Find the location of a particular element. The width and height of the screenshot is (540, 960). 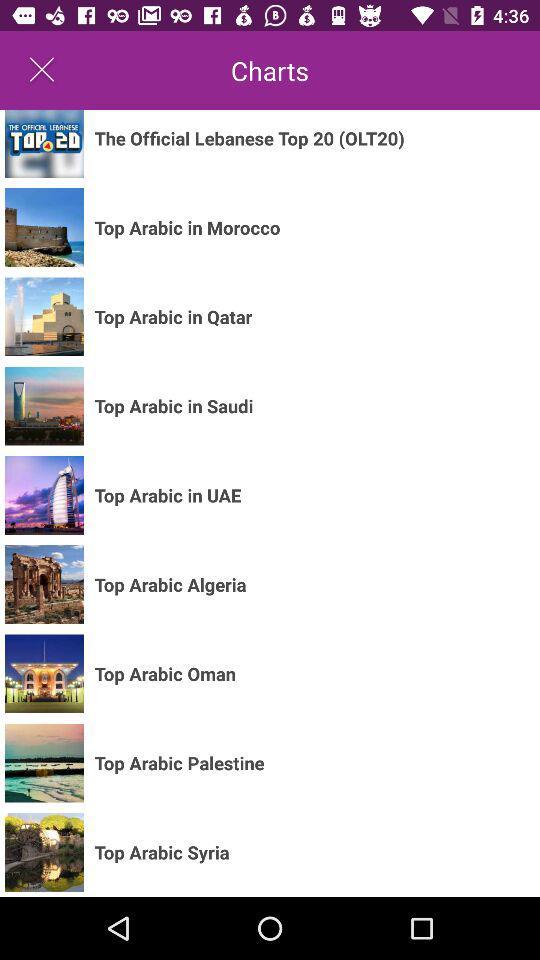

the item above the top arabic in icon is located at coordinates (249, 137).